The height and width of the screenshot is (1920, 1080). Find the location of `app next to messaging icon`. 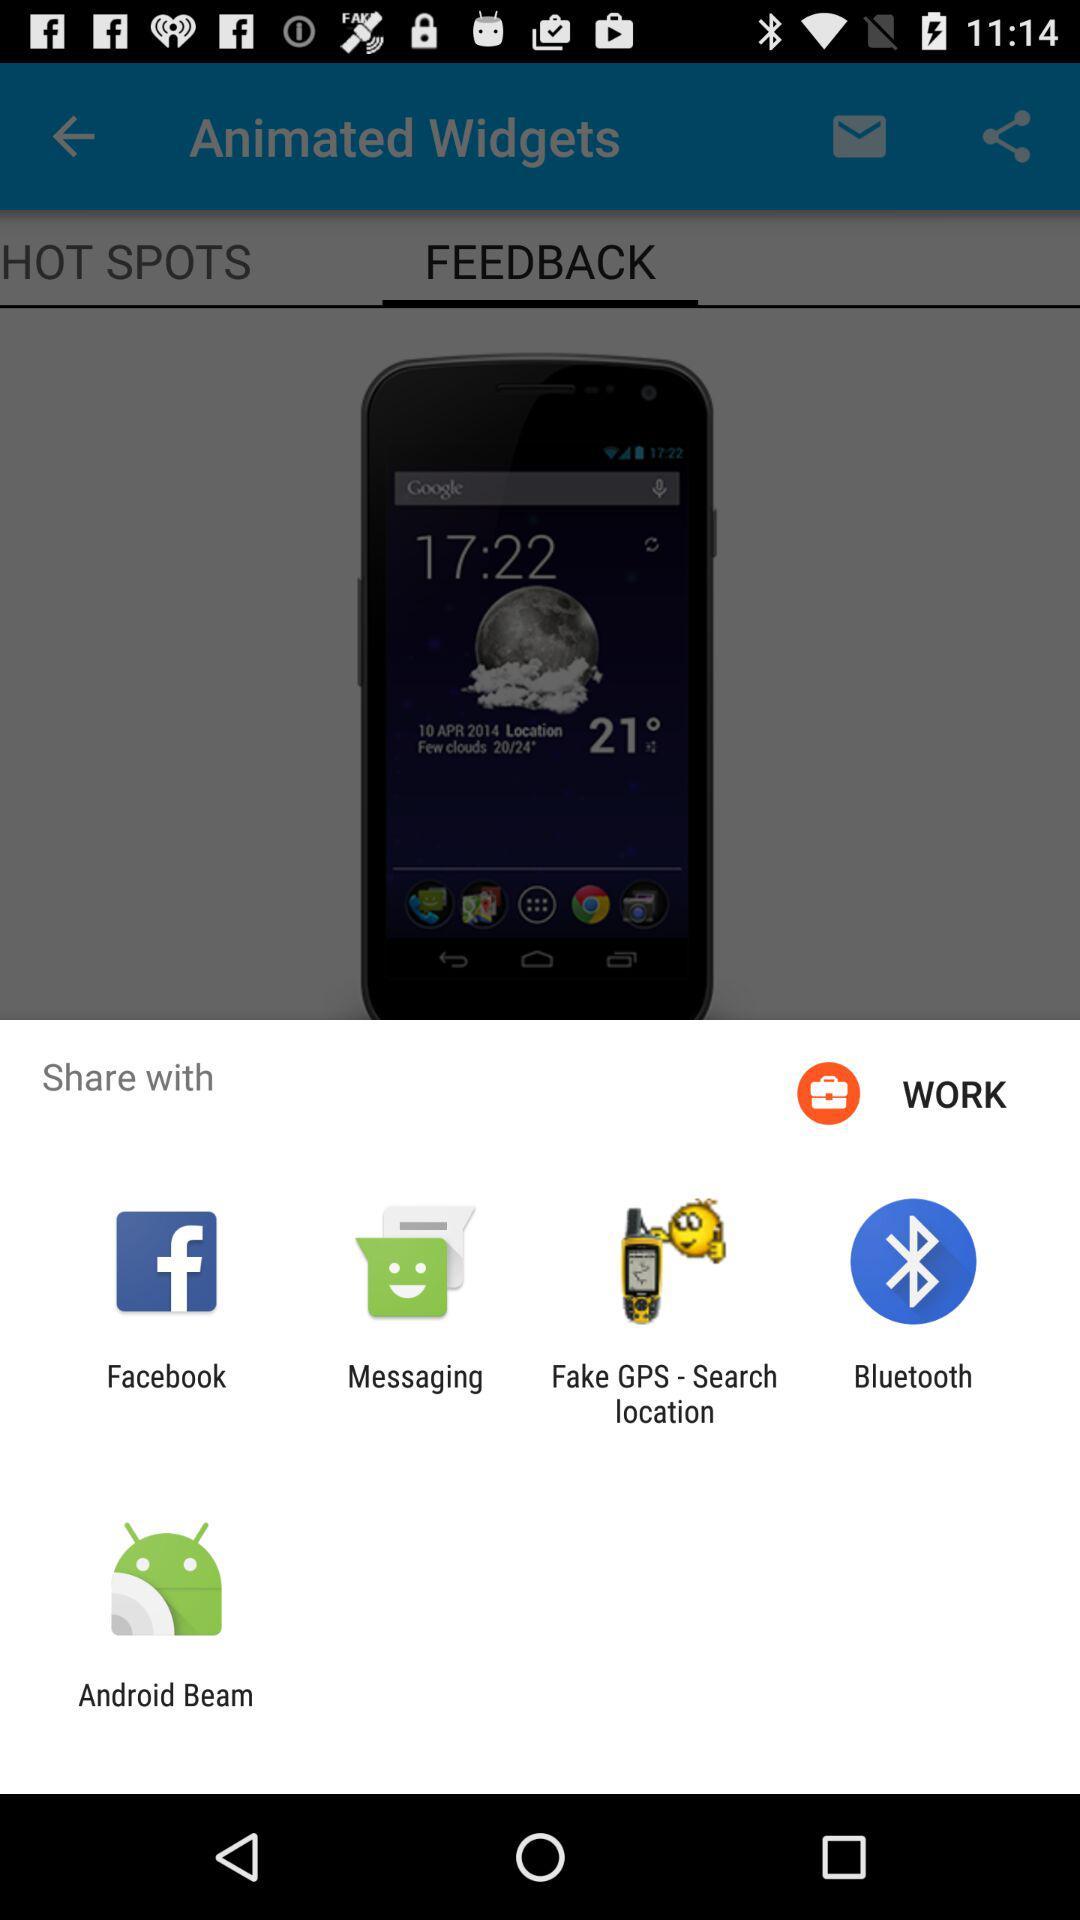

app next to messaging icon is located at coordinates (165, 1392).